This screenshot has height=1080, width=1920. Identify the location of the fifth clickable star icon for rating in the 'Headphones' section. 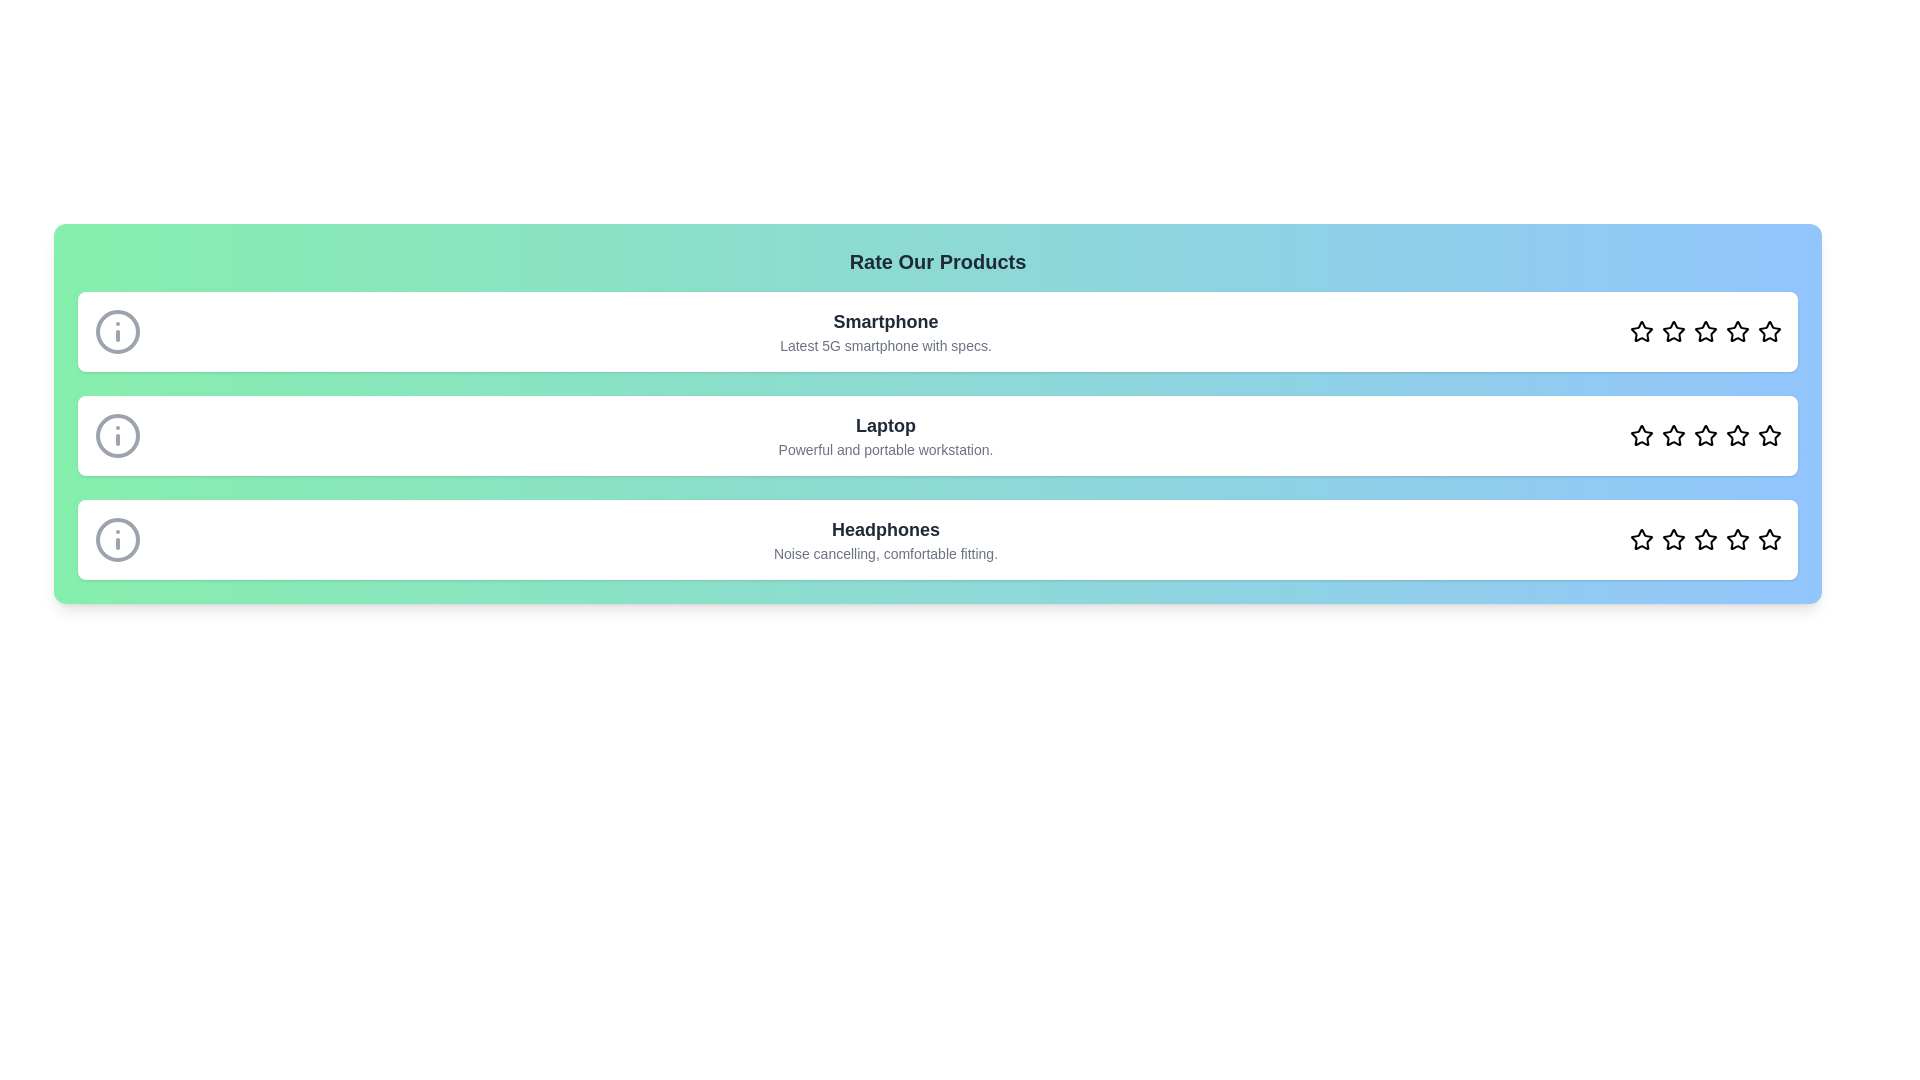
(1736, 540).